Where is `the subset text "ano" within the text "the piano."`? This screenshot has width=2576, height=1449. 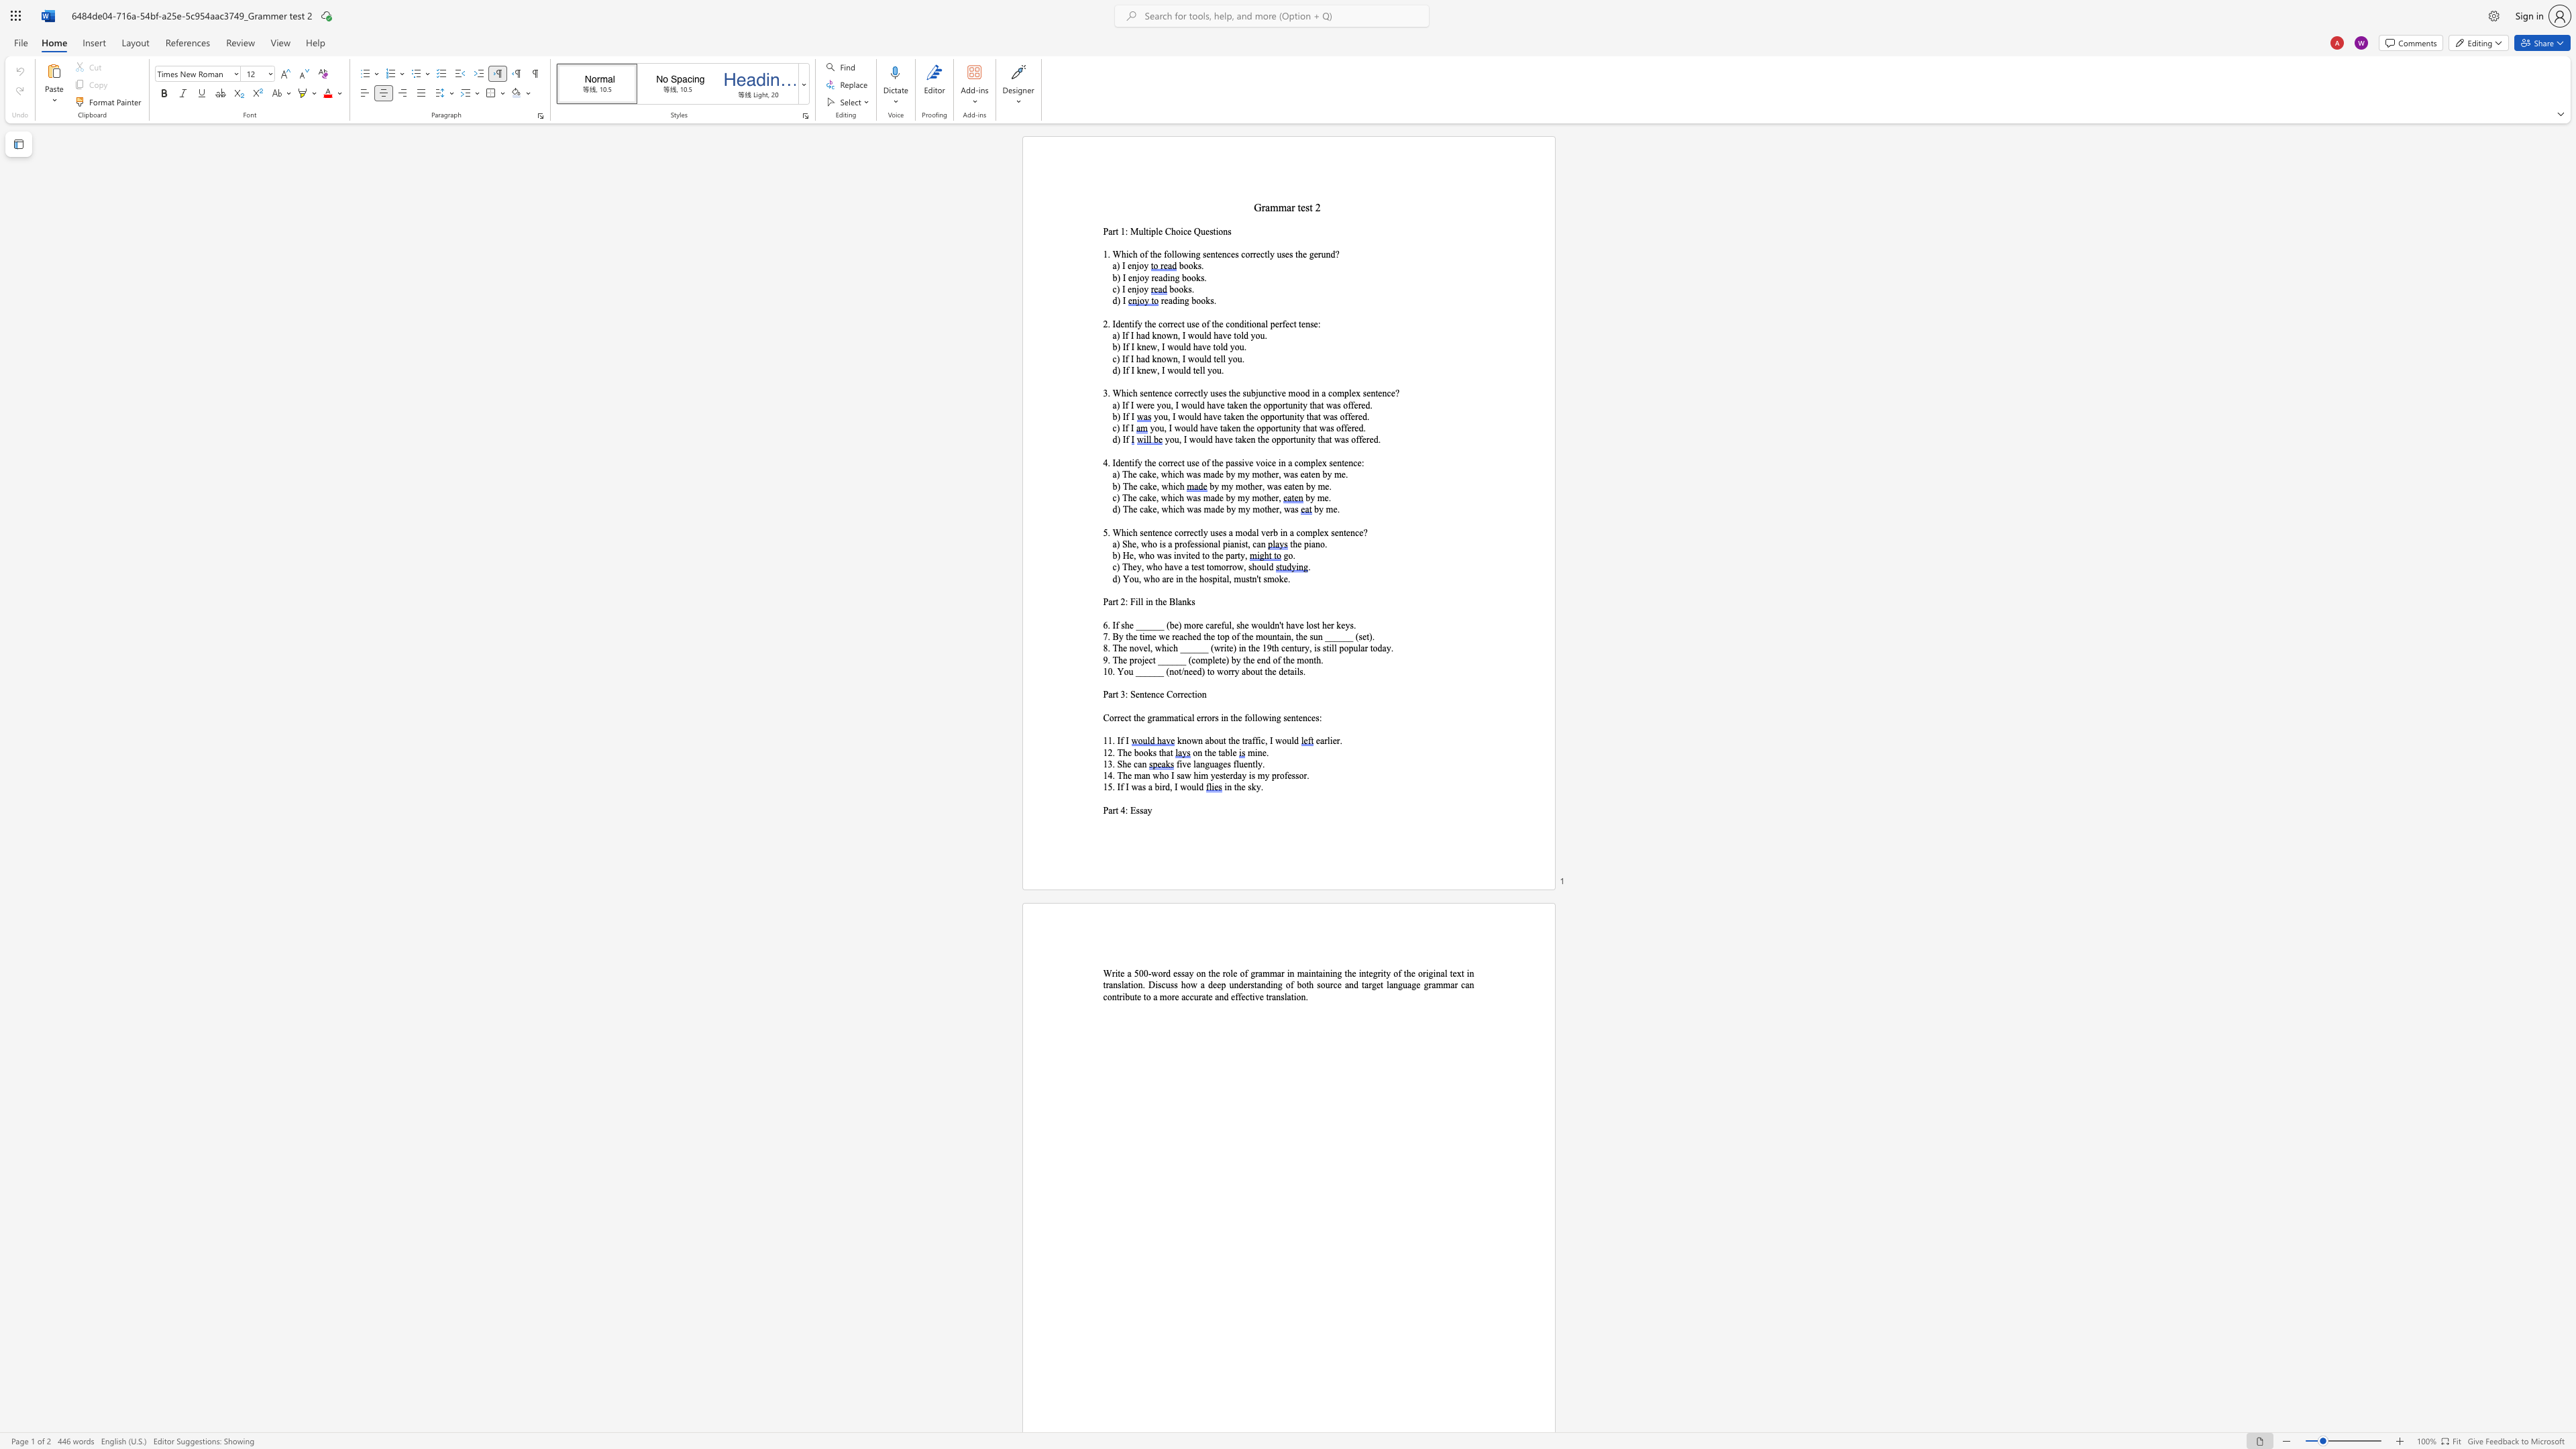 the subset text "ano" within the text "the piano." is located at coordinates (1311, 543).